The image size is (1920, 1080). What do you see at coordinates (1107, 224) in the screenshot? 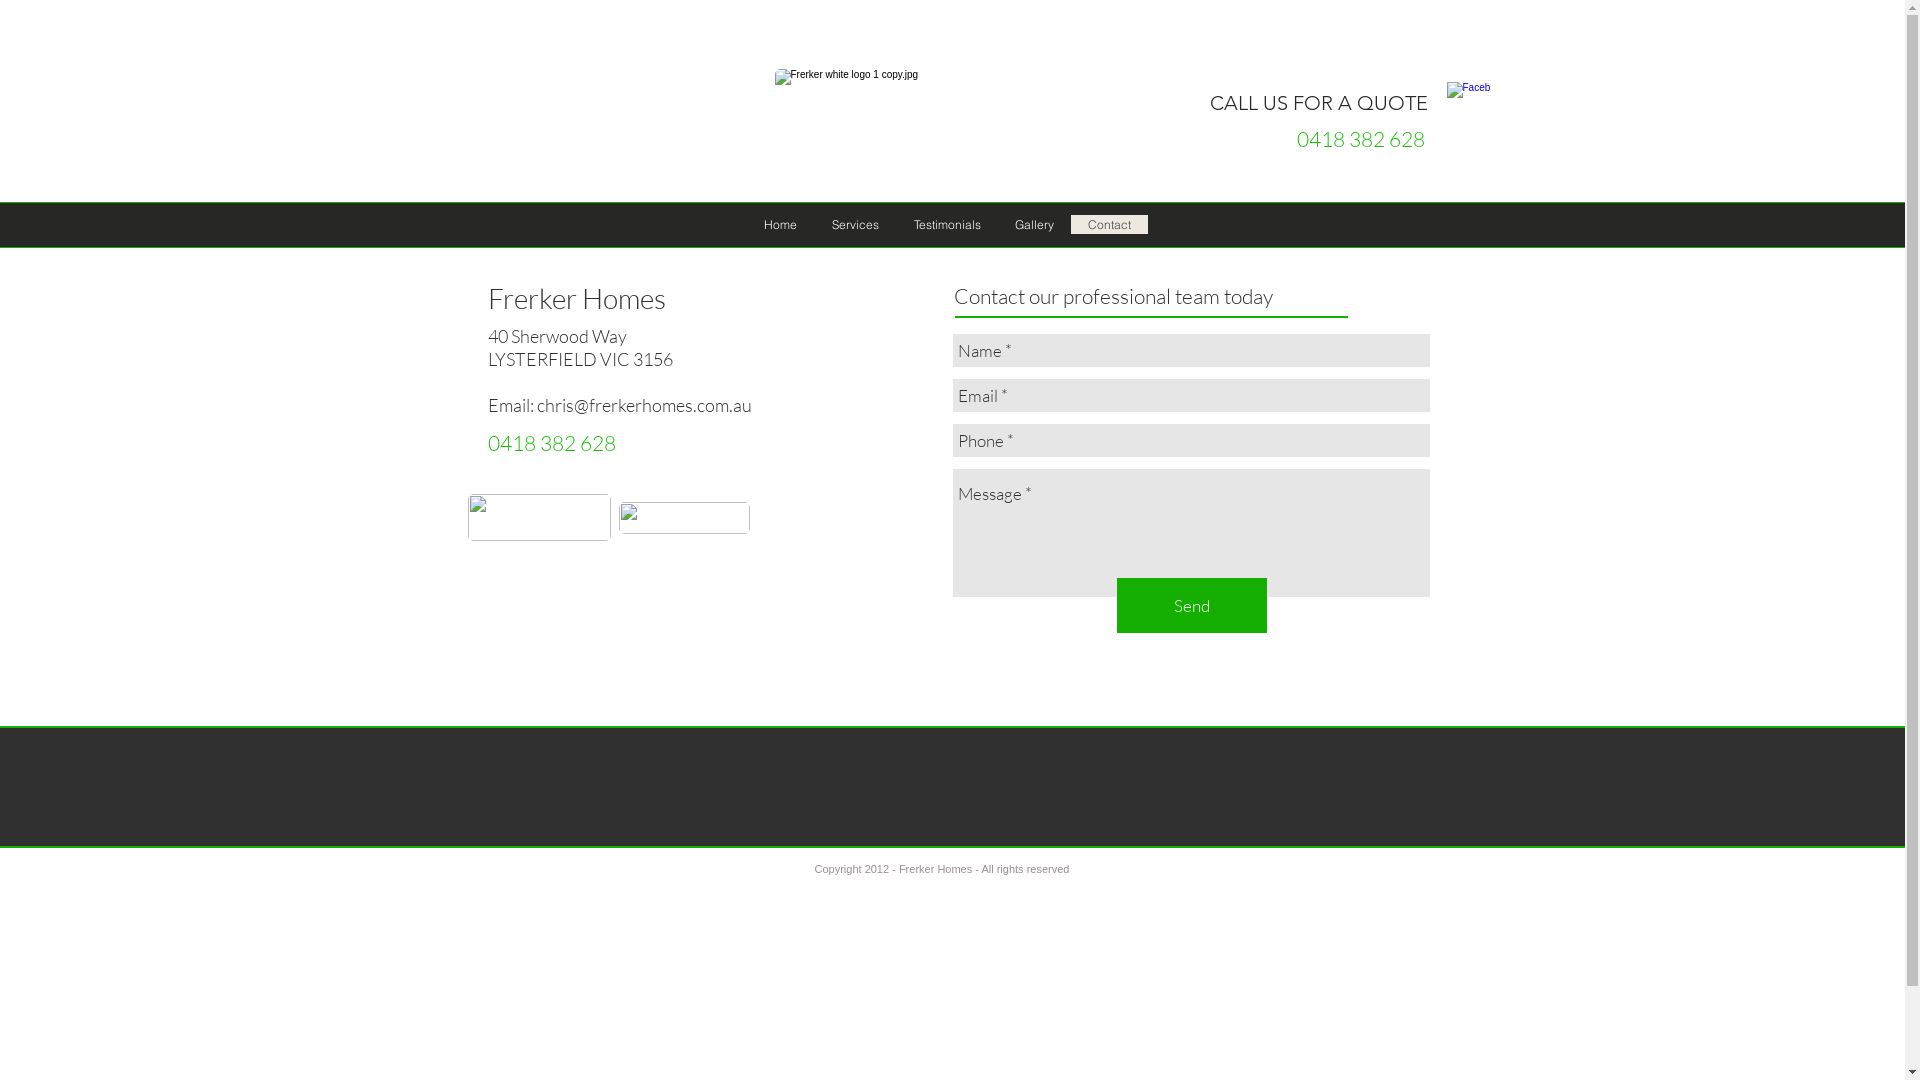
I see `'Contact'` at bounding box center [1107, 224].